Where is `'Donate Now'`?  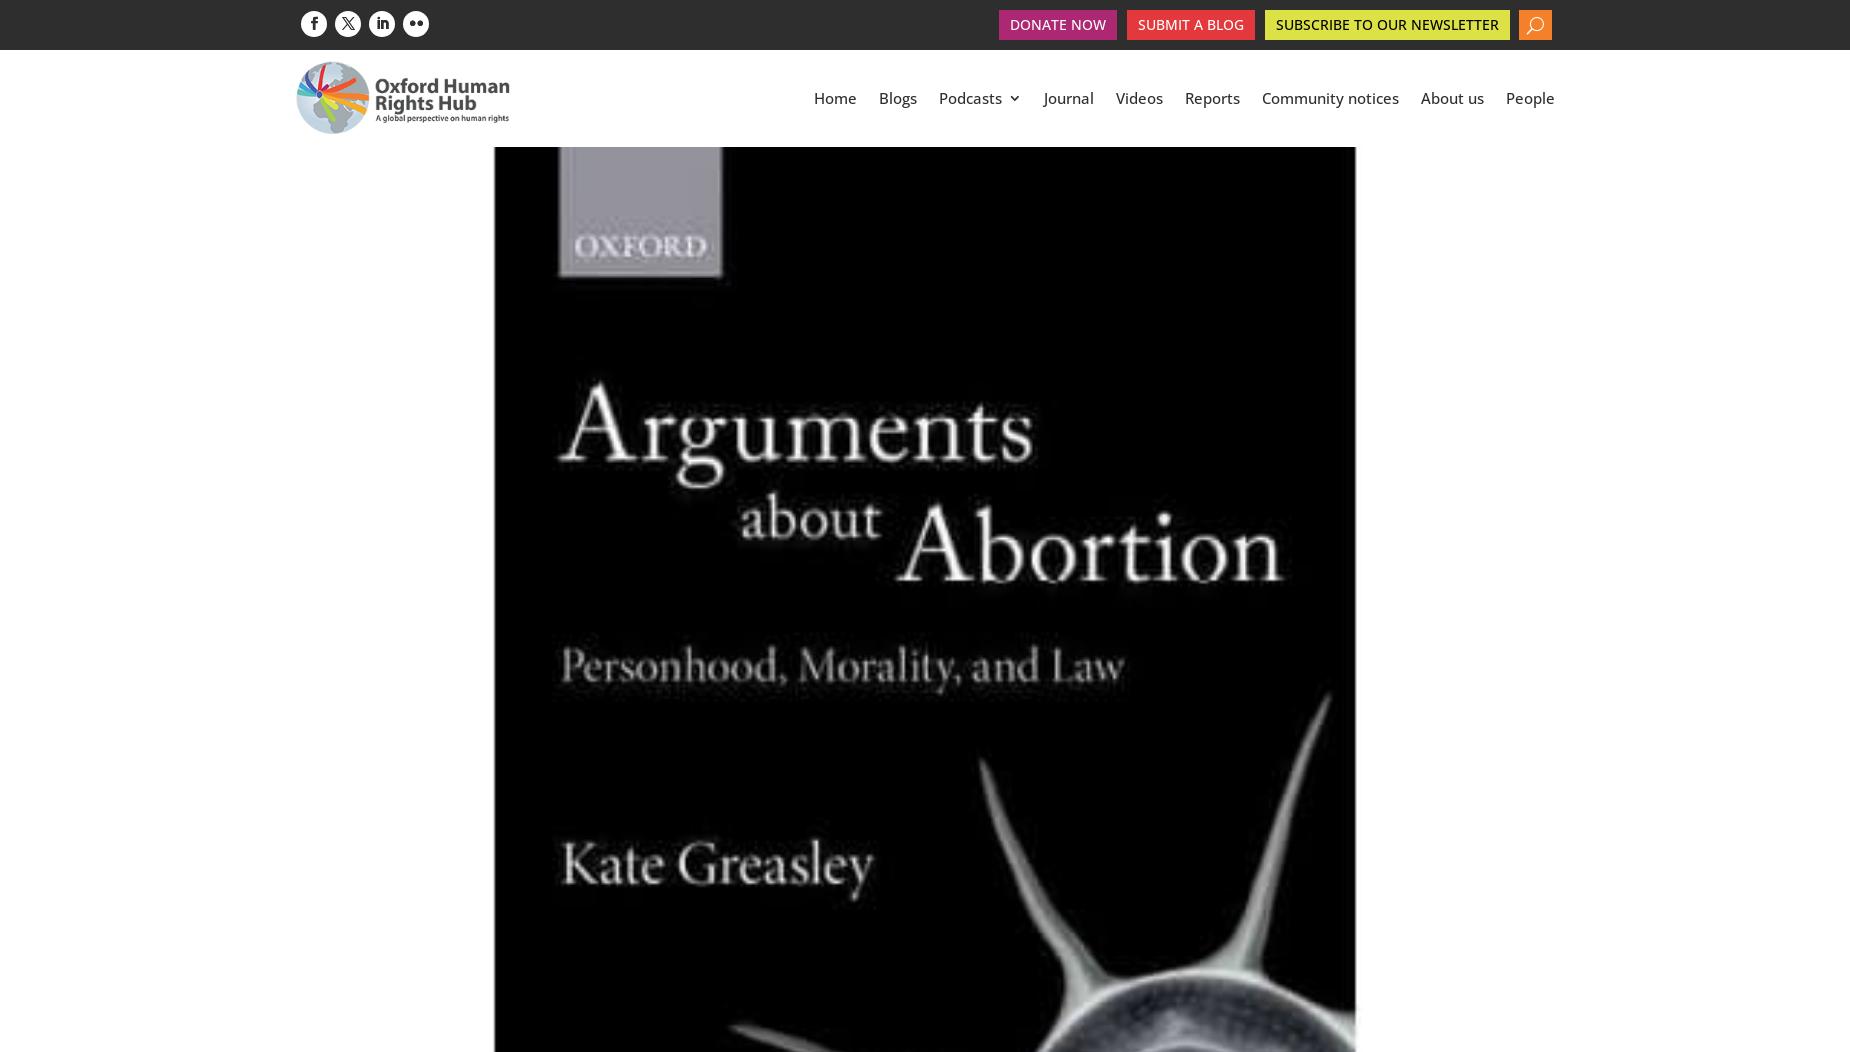
'Donate Now' is located at coordinates (1056, 24).